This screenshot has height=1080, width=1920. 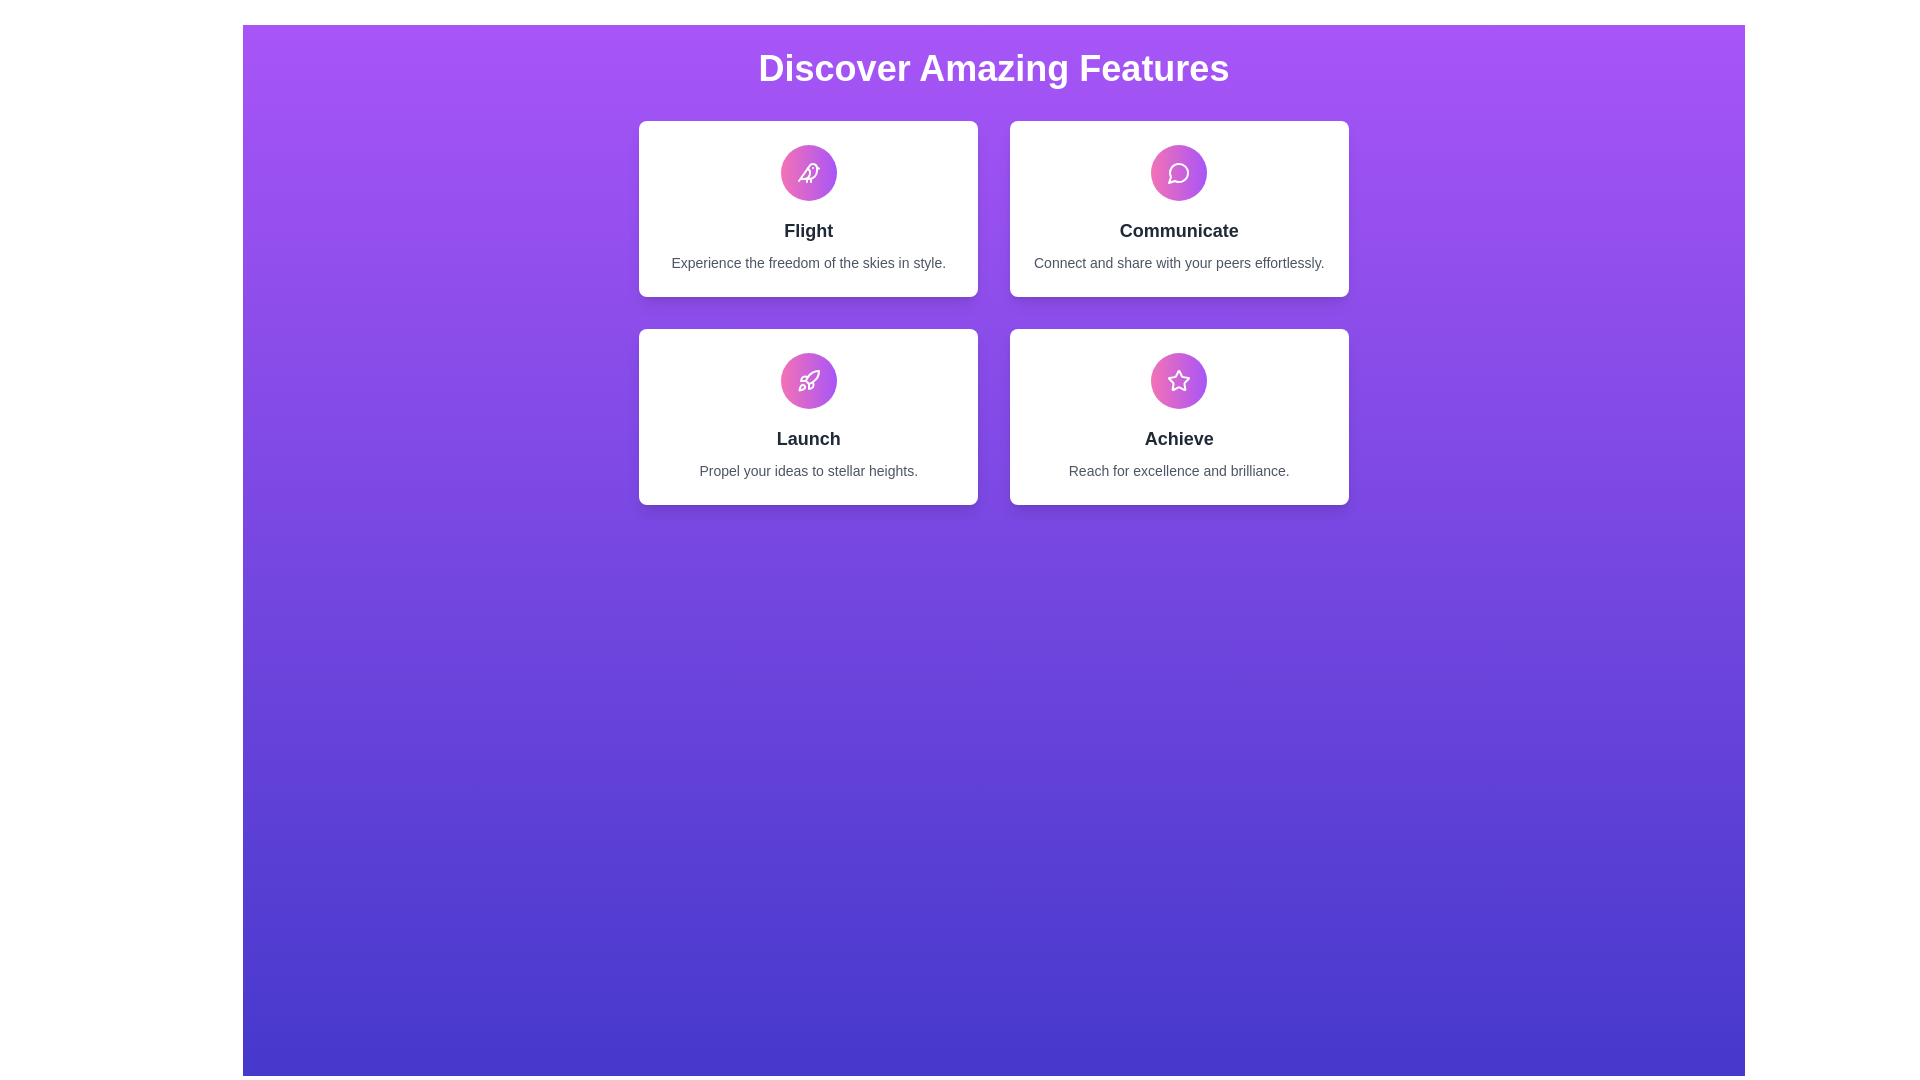 I want to click on the 'Launch' Information Card, which is the third card in a grid layout, featuring a rocket icon at the top and the text 'Propel your ideas to stellar heights.', so click(x=808, y=415).